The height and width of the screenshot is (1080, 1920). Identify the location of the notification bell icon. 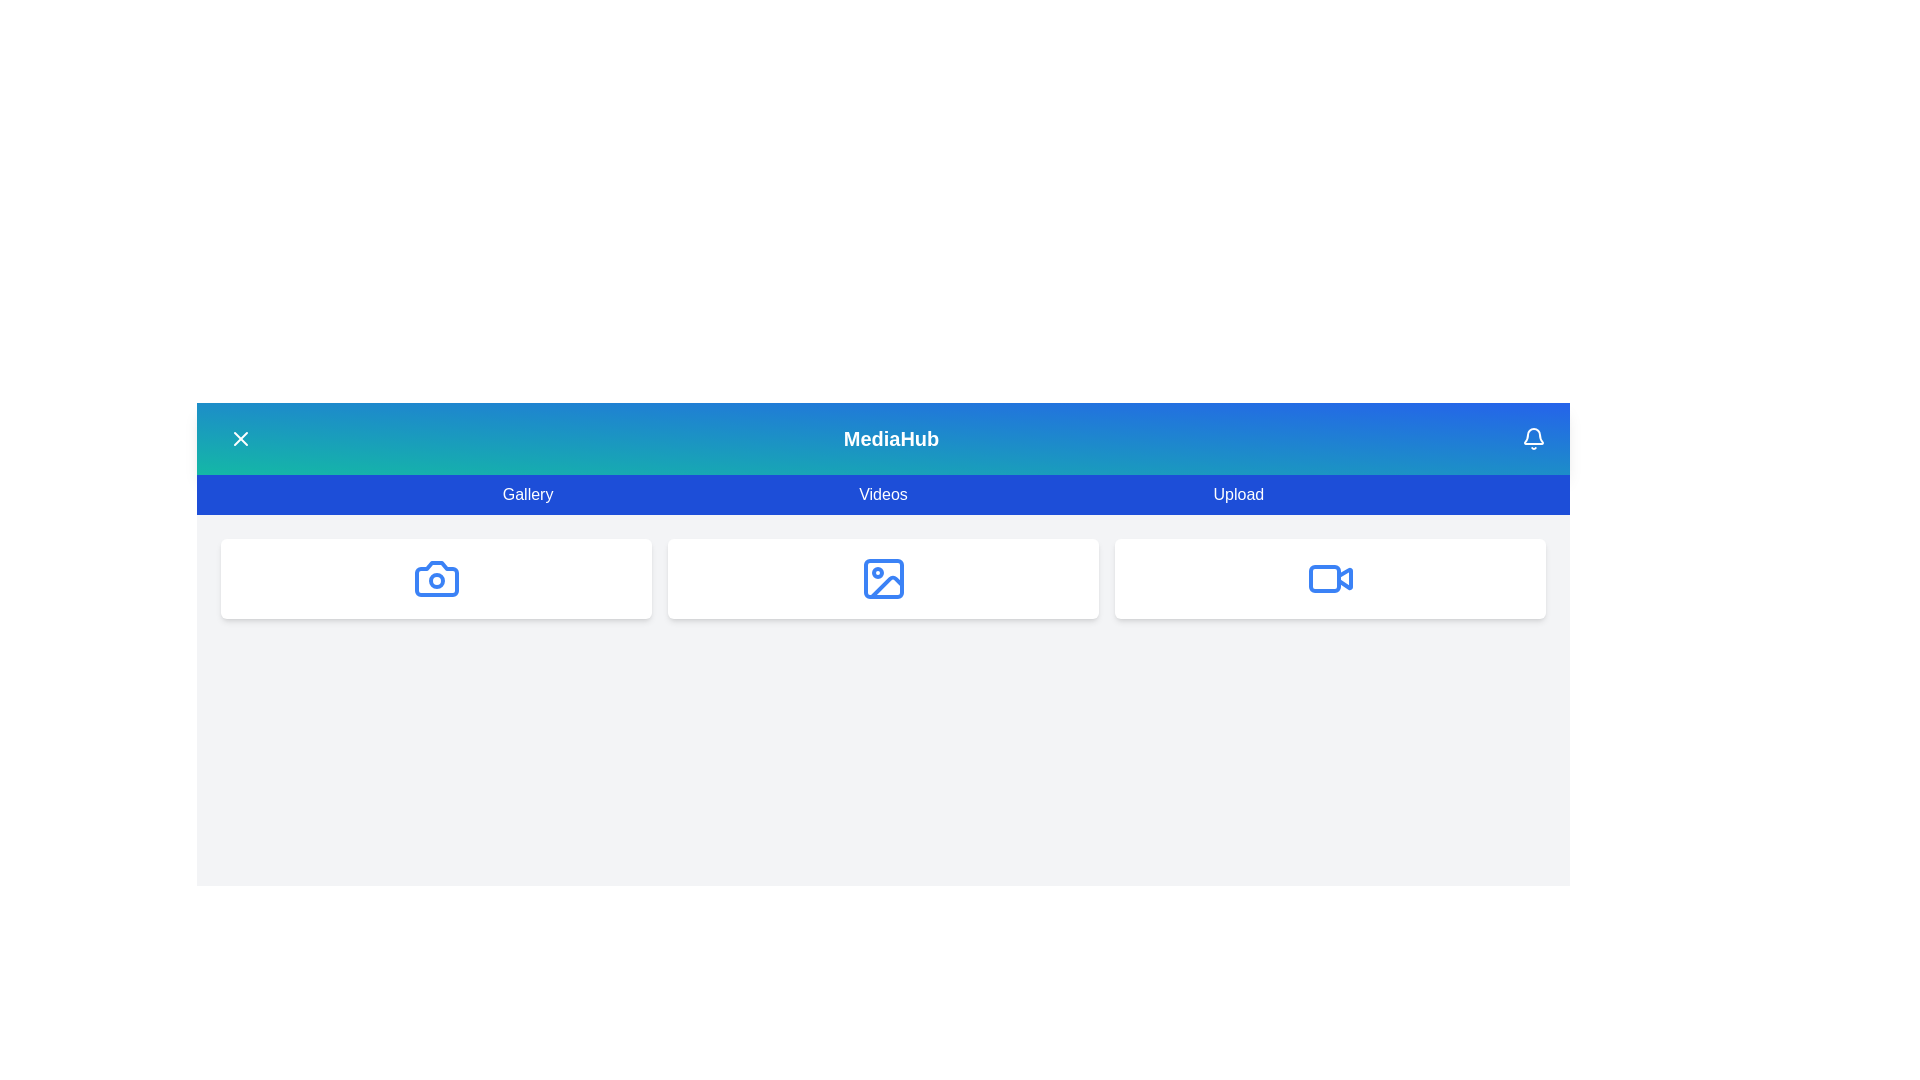
(1533, 438).